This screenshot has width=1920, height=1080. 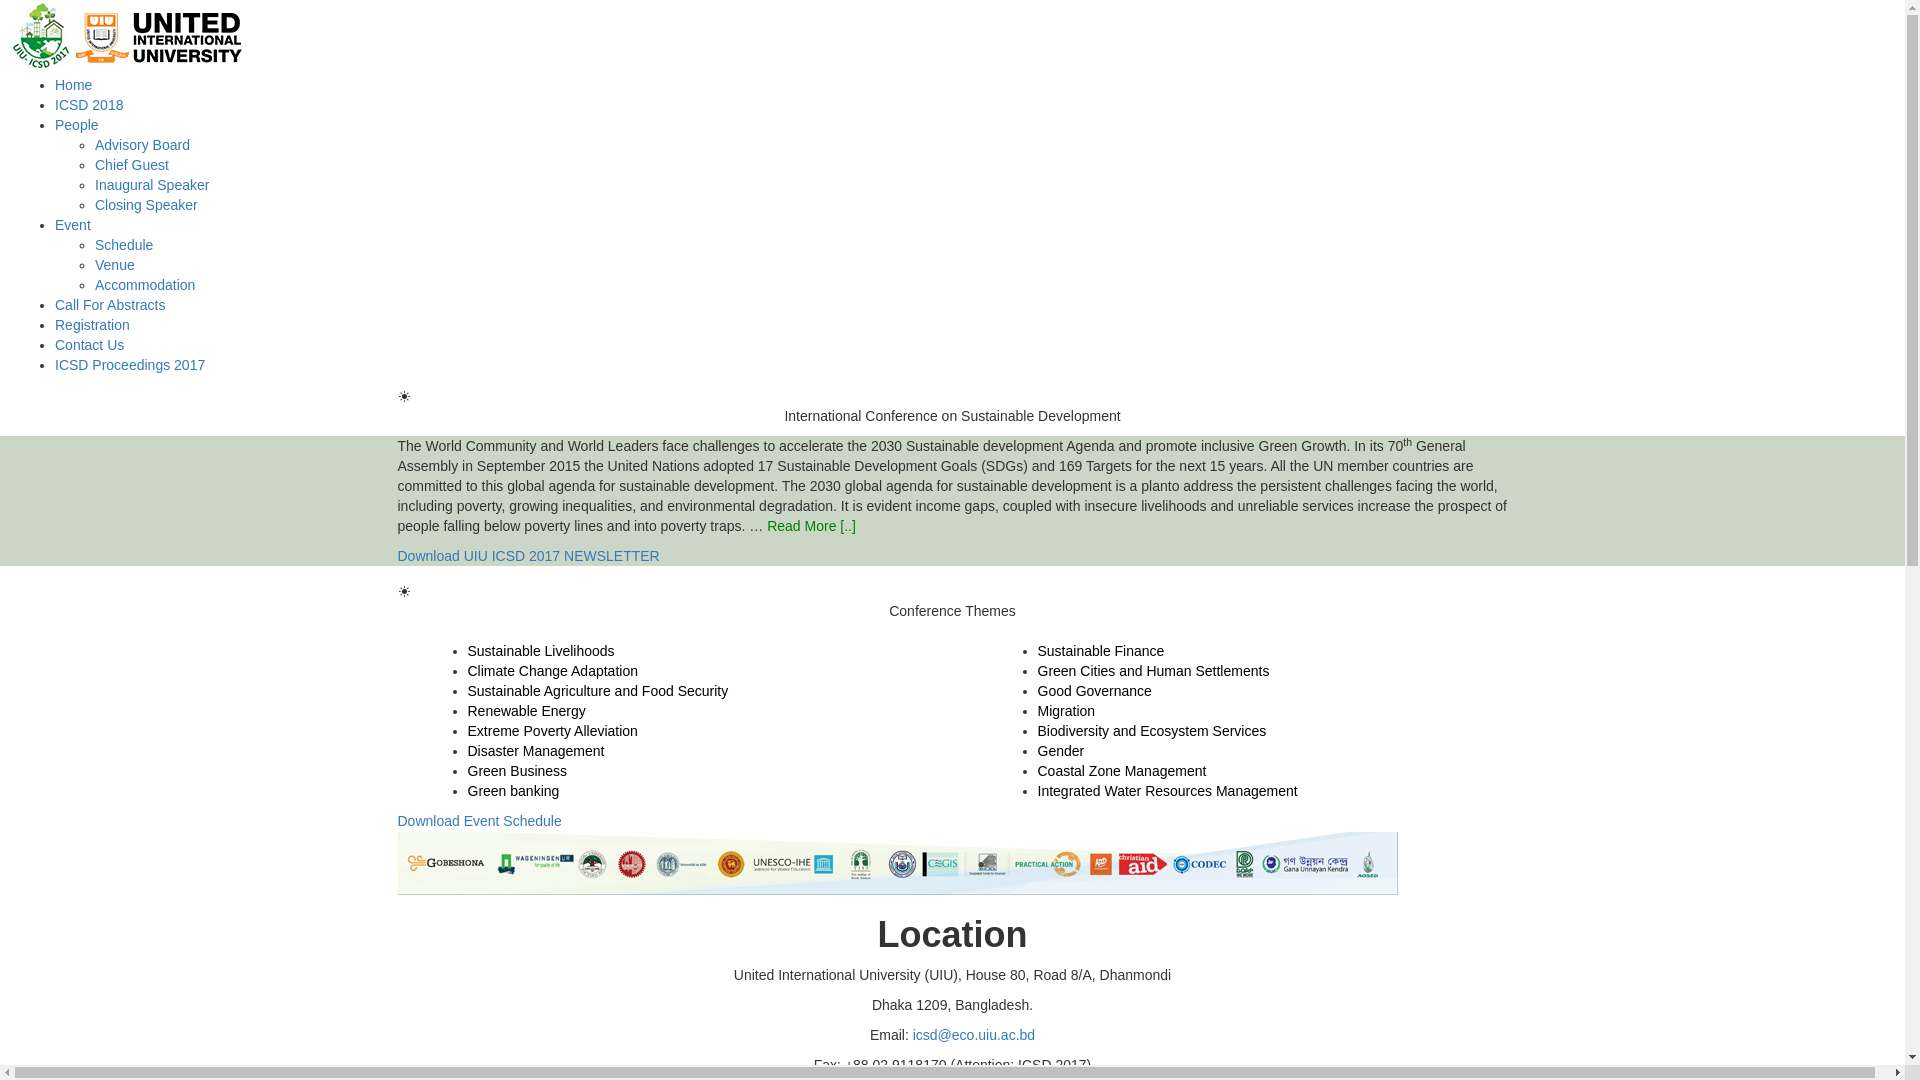 I want to click on 'Chief Guest', so click(x=131, y=164).